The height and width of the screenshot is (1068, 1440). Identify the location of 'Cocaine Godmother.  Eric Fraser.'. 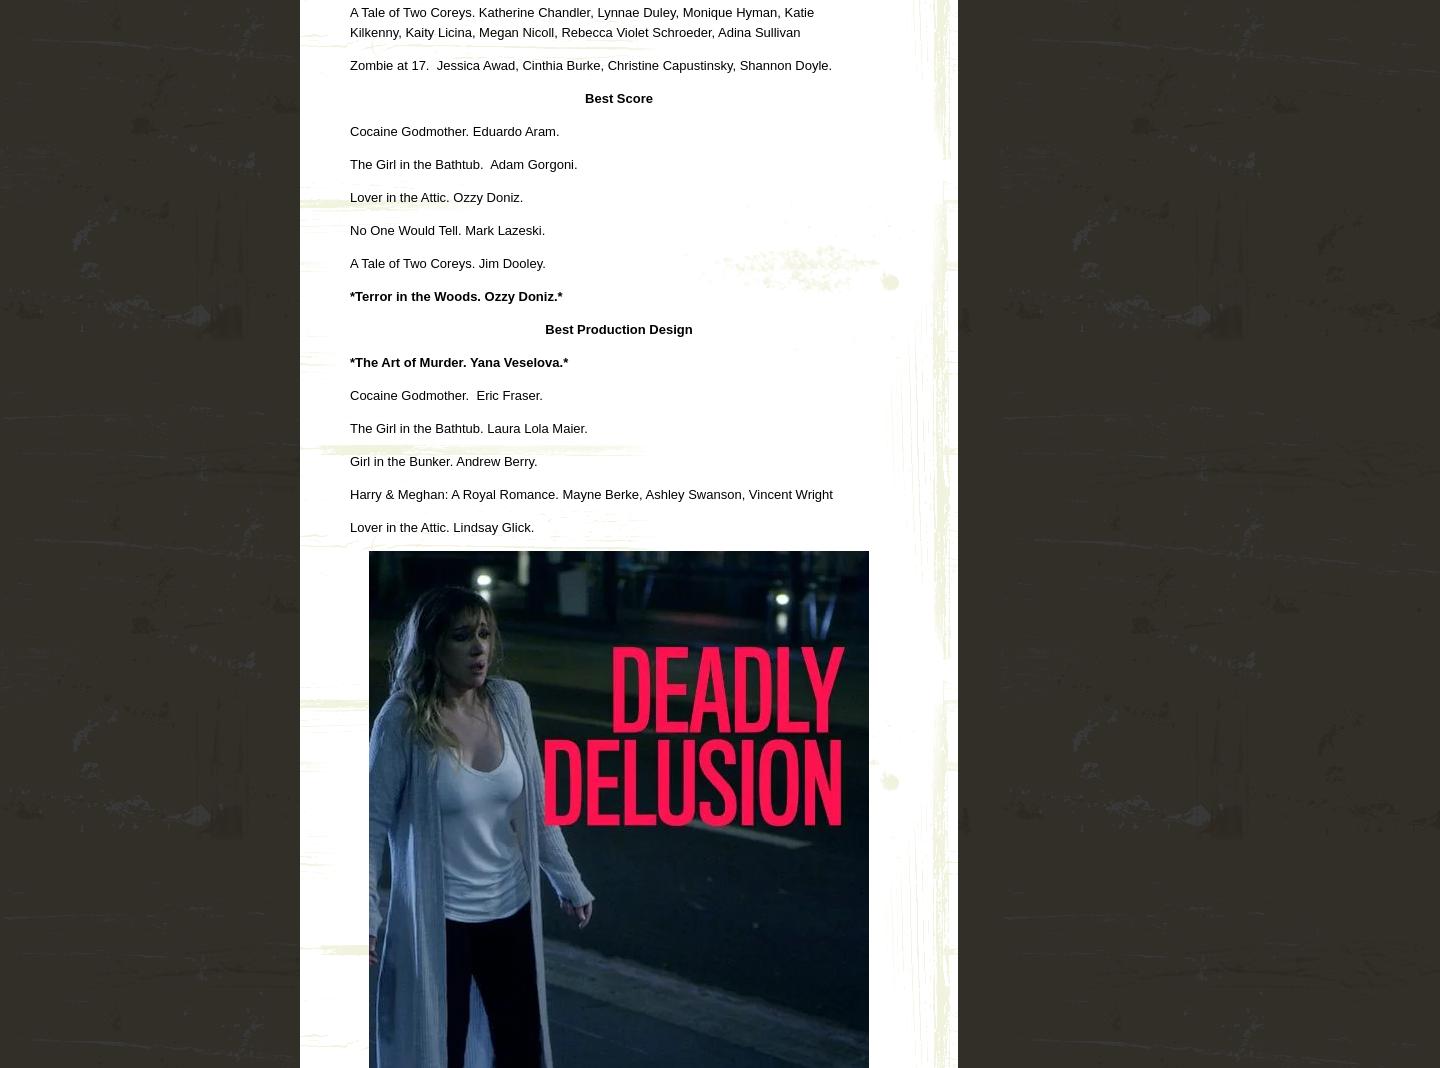
(445, 393).